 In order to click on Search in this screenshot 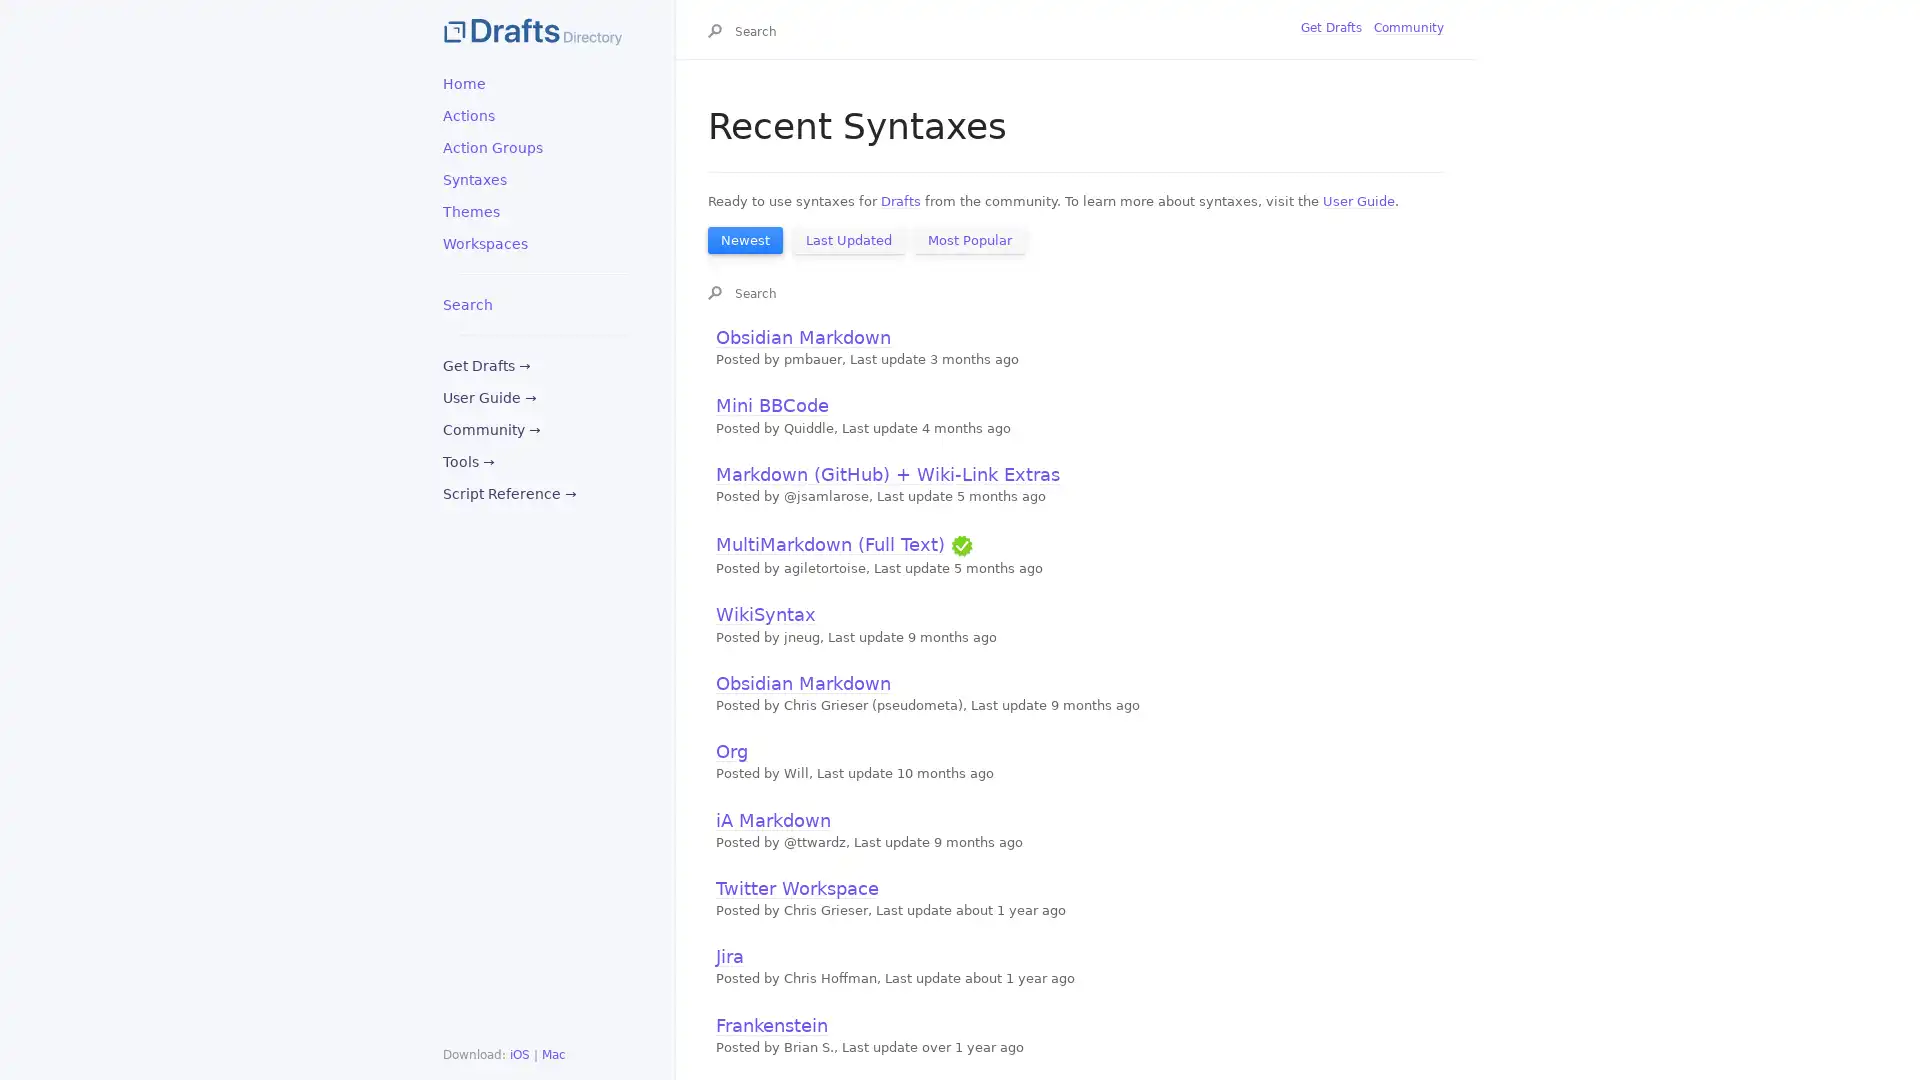, I will do `click(719, 33)`.